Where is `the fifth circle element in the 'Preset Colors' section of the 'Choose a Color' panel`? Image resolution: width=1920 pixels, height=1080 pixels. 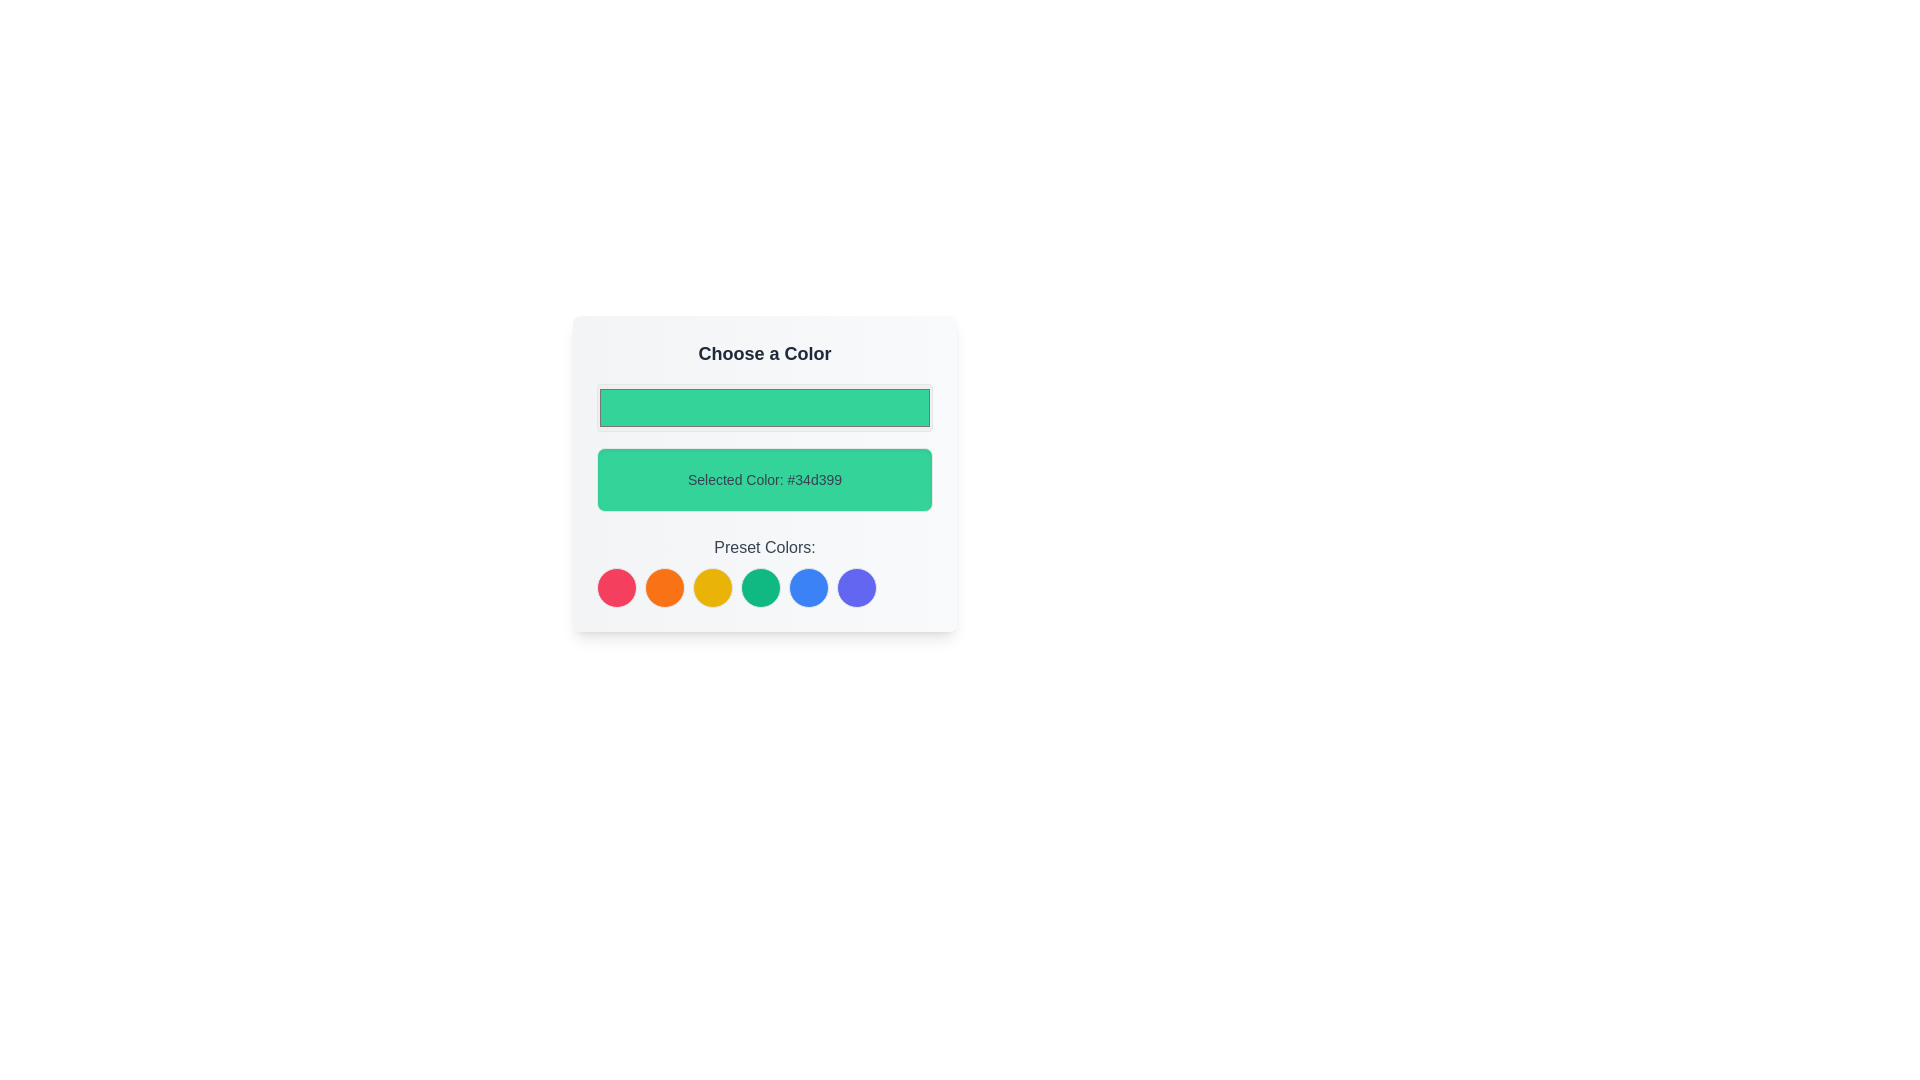 the fifth circle element in the 'Preset Colors' section of the 'Choose a Color' panel is located at coordinates (809, 586).